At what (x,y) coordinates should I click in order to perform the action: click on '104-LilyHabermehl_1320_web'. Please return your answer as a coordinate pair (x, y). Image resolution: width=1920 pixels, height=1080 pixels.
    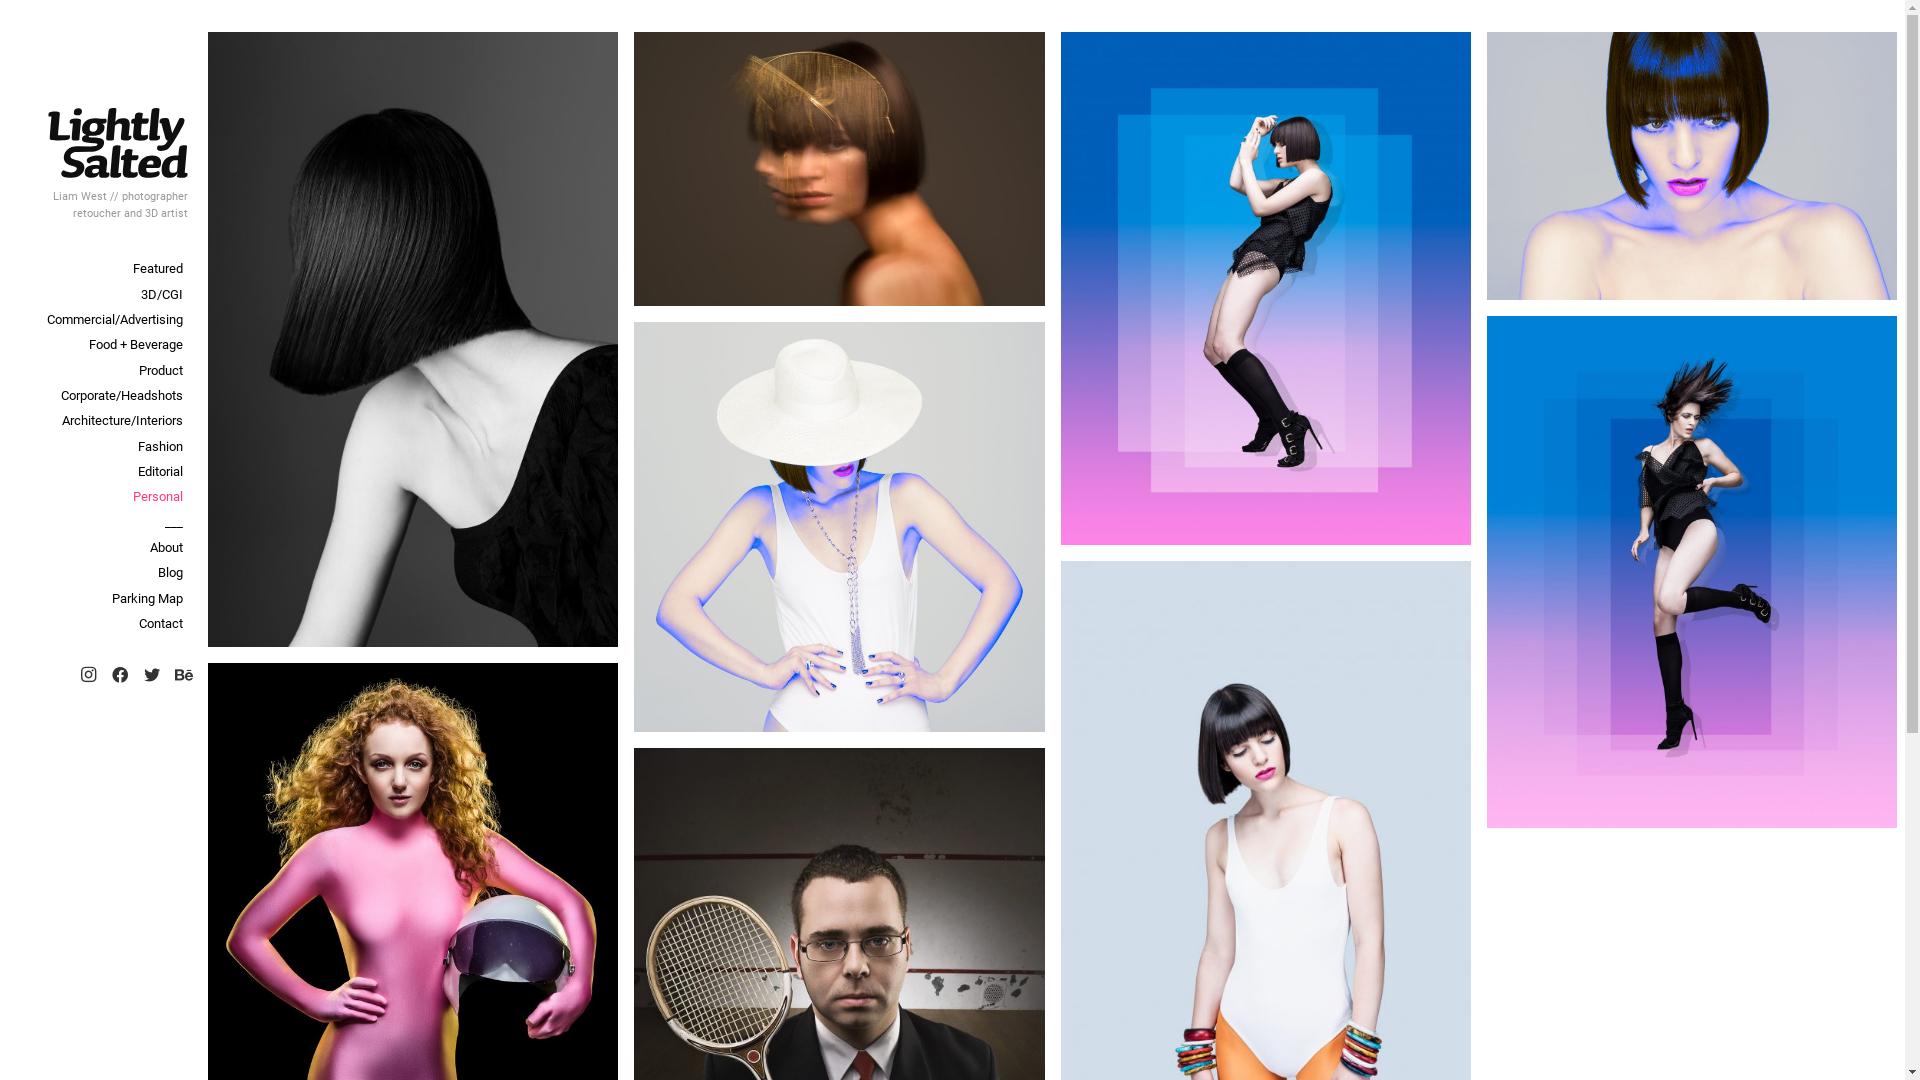
    Looking at the image, I should click on (839, 168).